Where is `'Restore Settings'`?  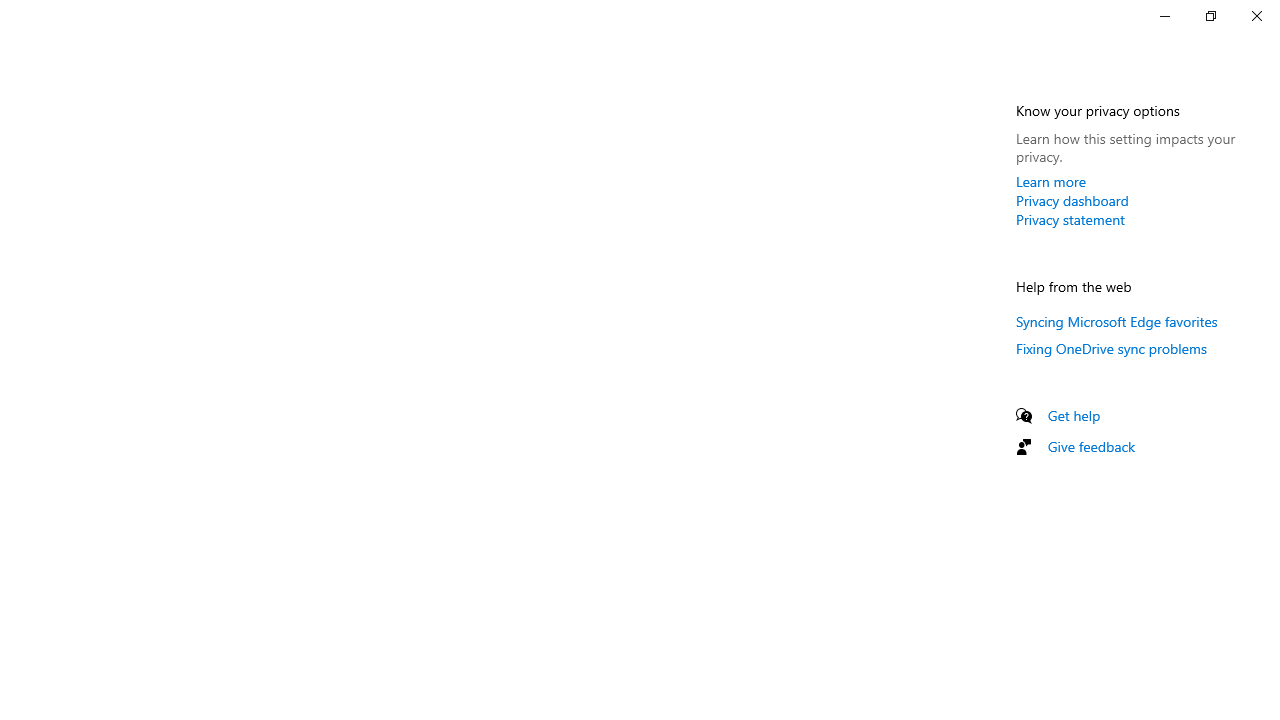 'Restore Settings' is located at coordinates (1209, 15).